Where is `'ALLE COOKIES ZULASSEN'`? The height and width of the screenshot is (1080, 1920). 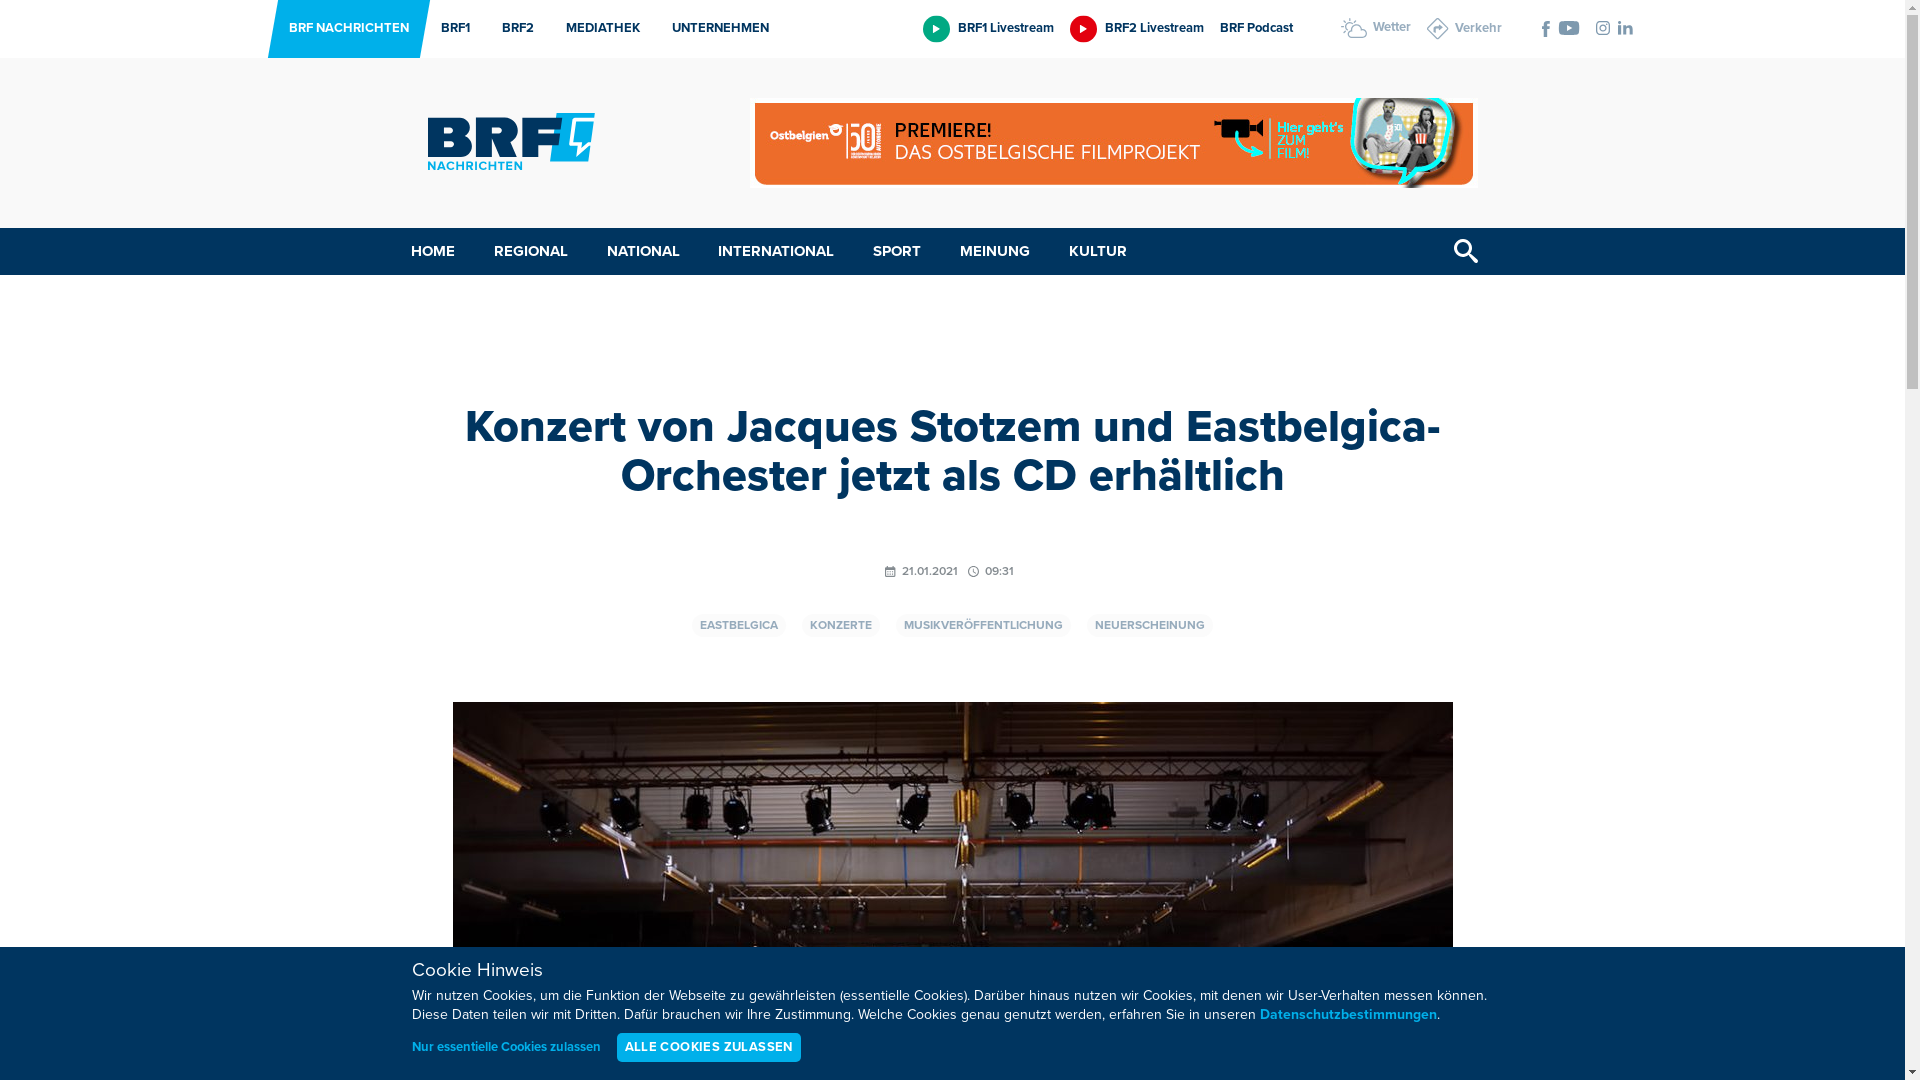
'ALLE COOKIES ZULASSEN' is located at coordinates (708, 1046).